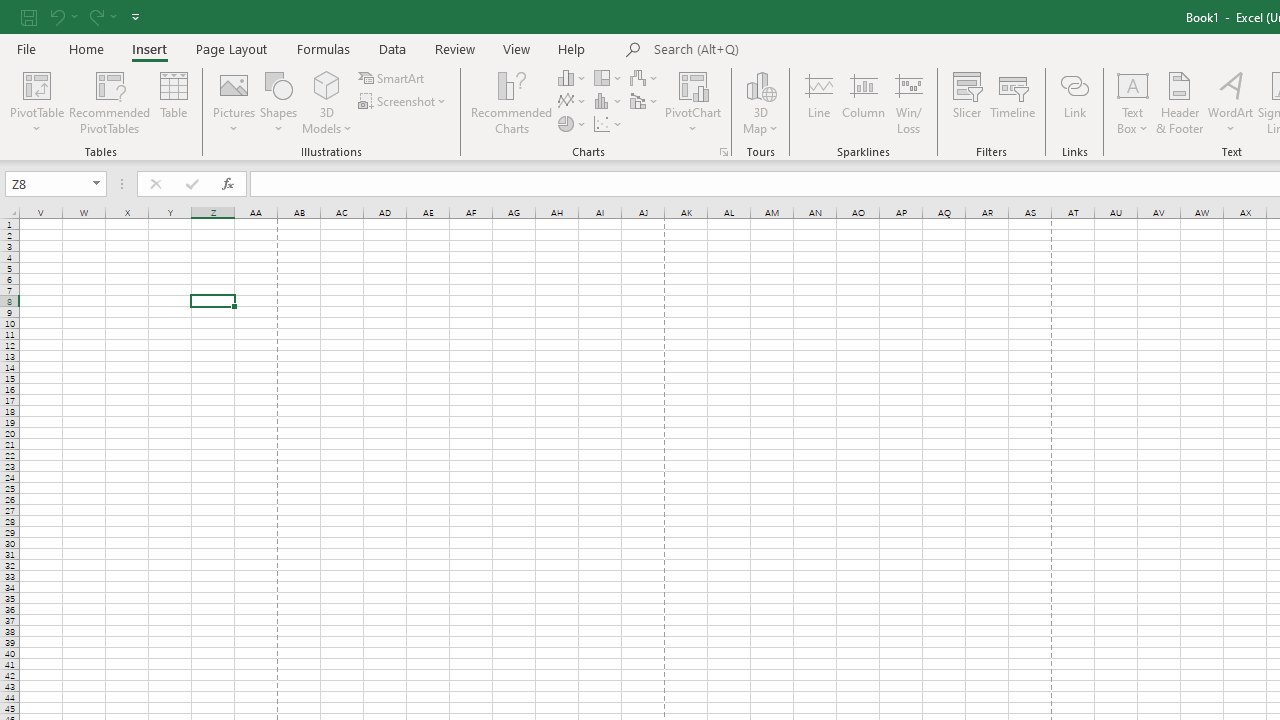  Describe the element at coordinates (693, 84) in the screenshot. I see `'PivotChart'` at that location.